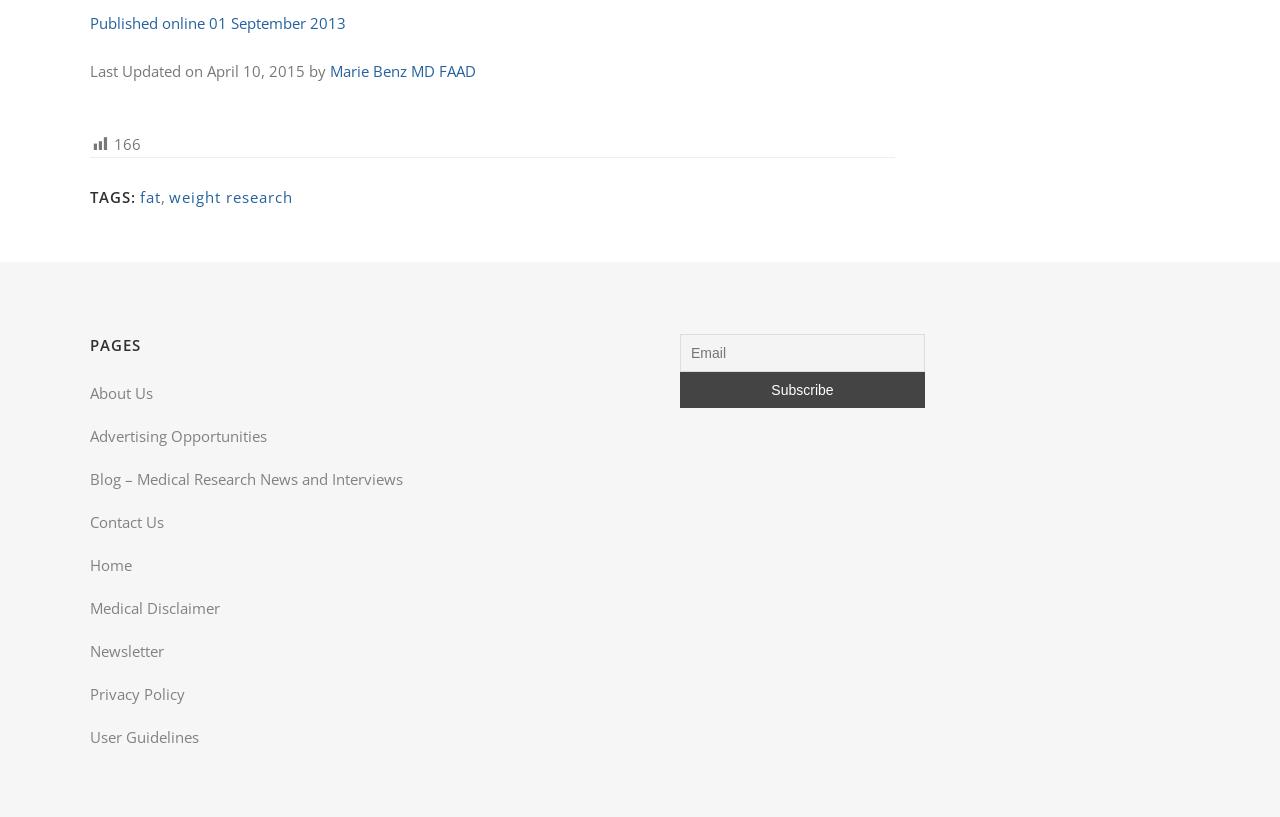 The width and height of the screenshot is (1280, 817). What do you see at coordinates (125, 650) in the screenshot?
I see `'Newsletter'` at bounding box center [125, 650].